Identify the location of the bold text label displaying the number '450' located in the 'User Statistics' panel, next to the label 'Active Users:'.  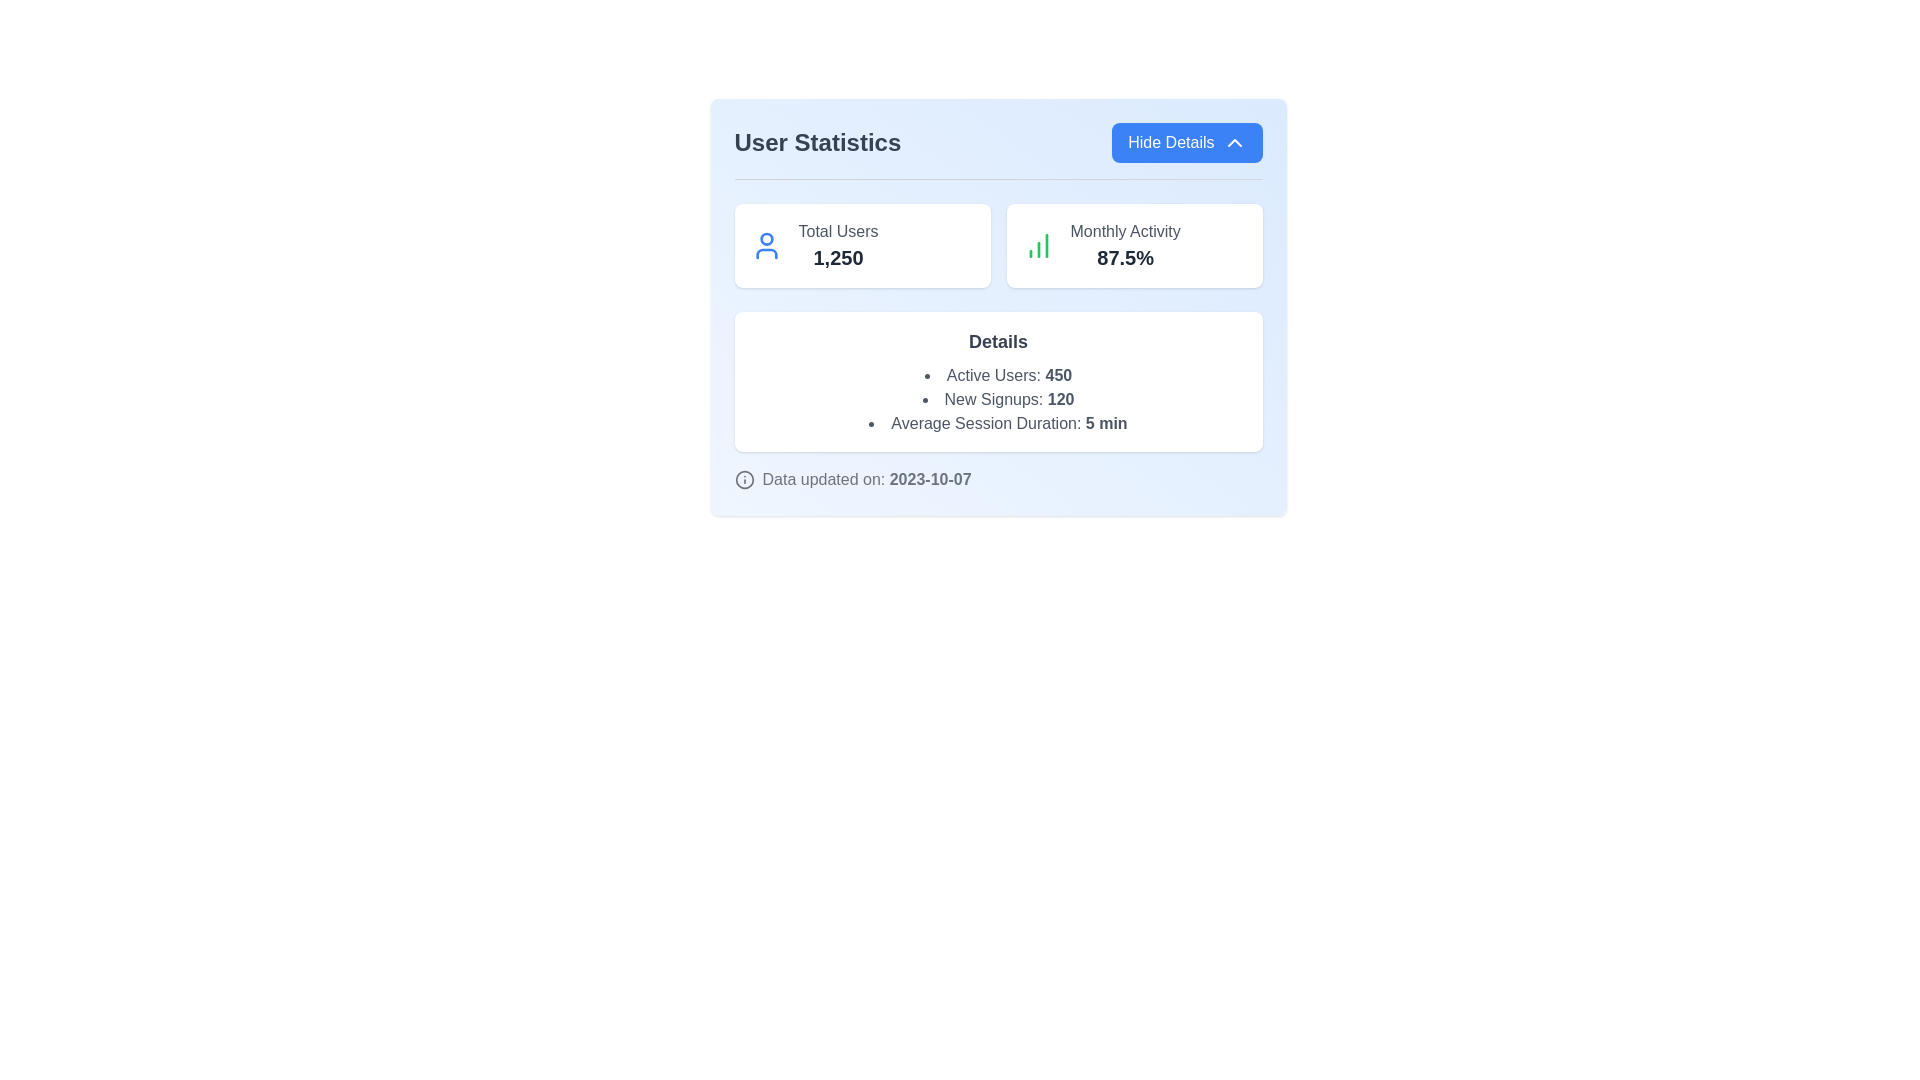
(1057, 375).